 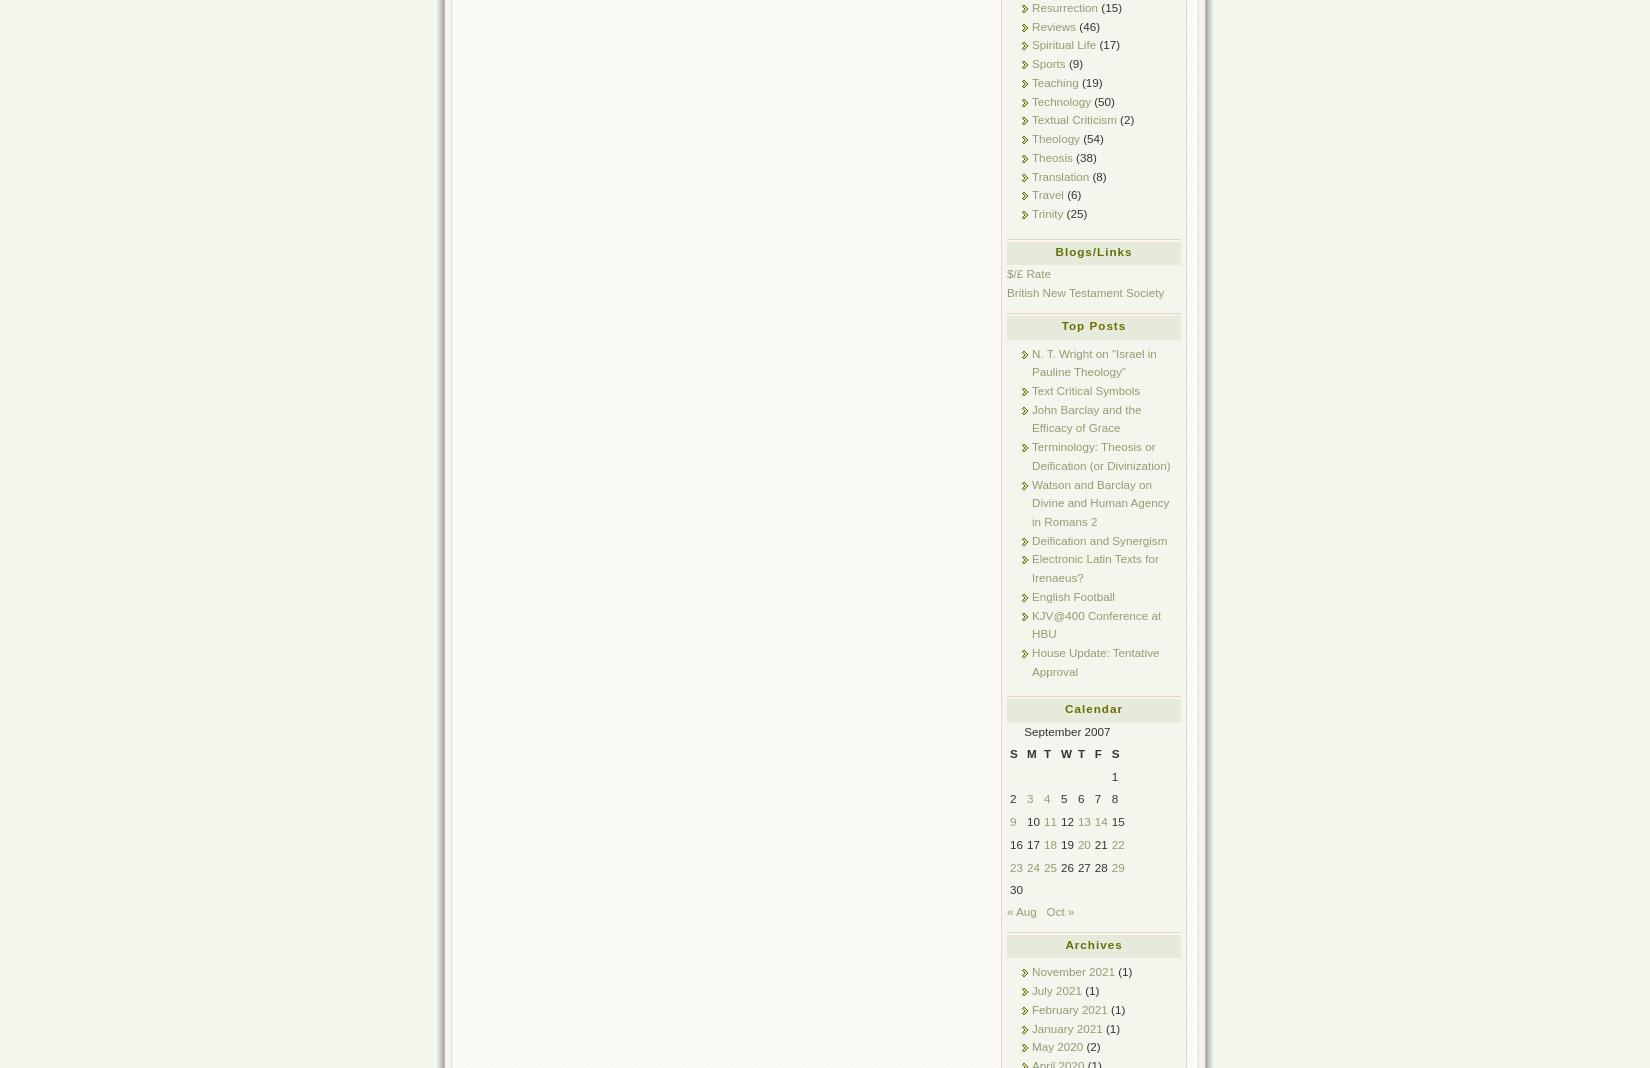 I want to click on 'Text Critical Symbols', so click(x=1032, y=388).